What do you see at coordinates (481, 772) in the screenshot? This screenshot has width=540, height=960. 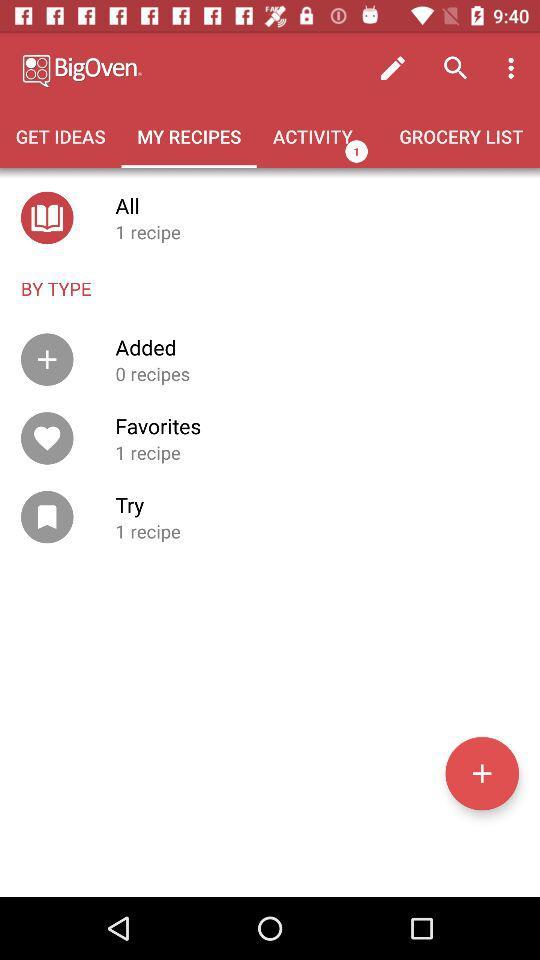 I see `item` at bounding box center [481, 772].